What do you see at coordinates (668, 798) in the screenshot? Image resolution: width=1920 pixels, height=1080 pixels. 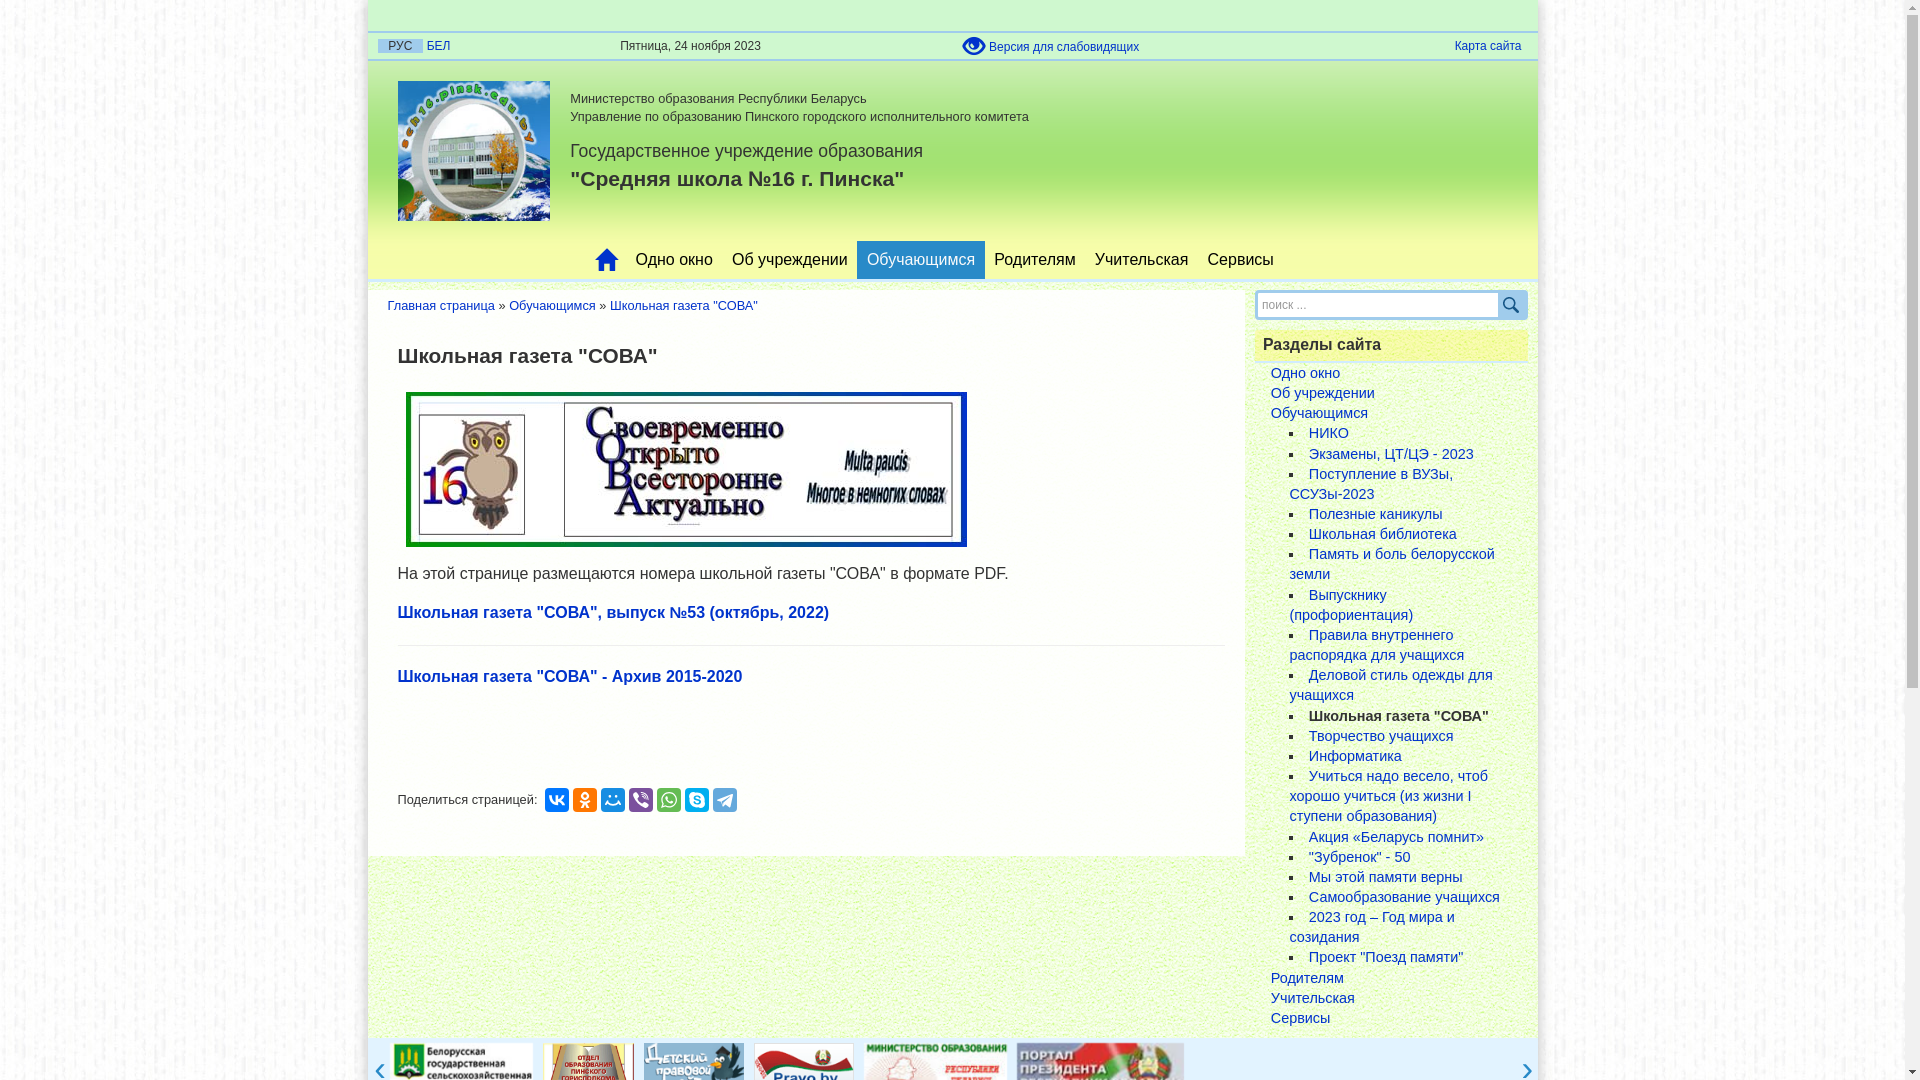 I see `'WhatsApp'` at bounding box center [668, 798].